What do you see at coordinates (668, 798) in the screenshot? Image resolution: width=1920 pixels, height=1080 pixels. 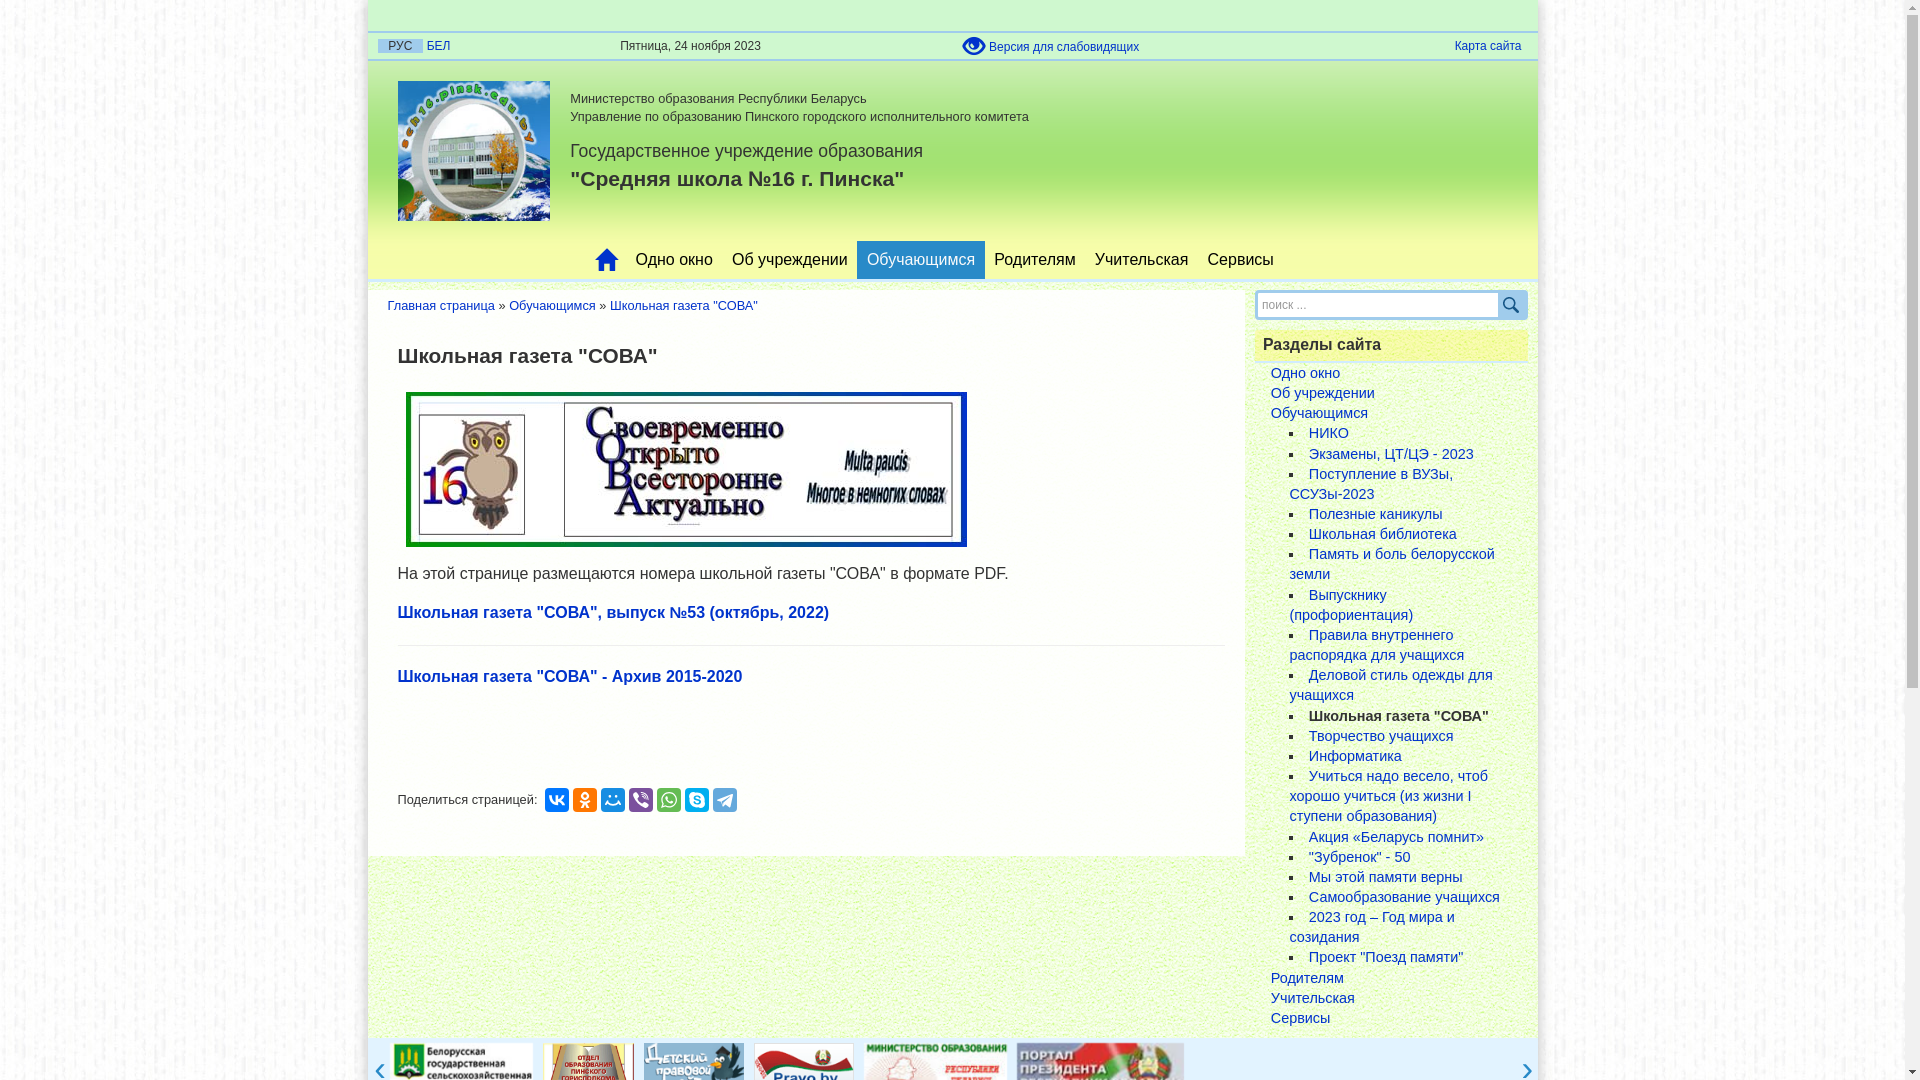 I see `'WhatsApp'` at bounding box center [668, 798].